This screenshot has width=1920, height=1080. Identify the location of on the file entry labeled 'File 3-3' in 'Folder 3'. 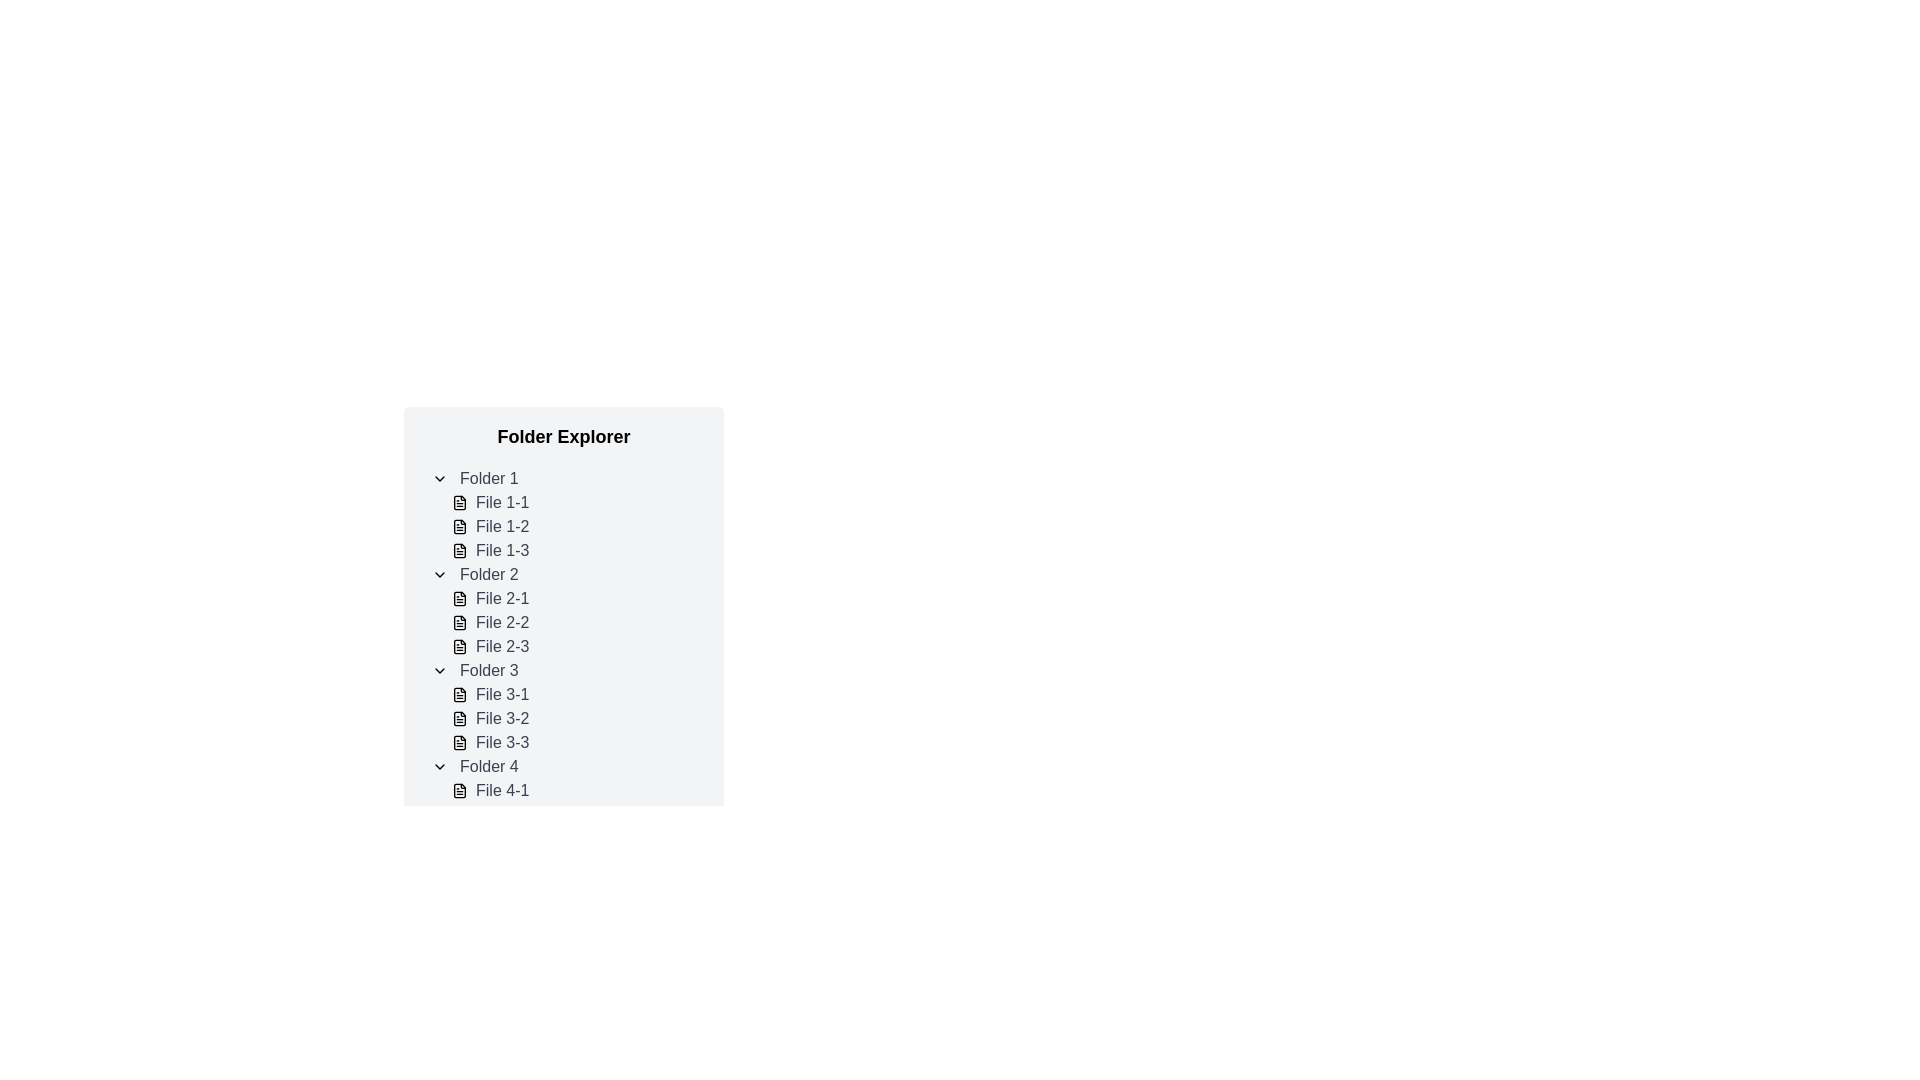
(575, 743).